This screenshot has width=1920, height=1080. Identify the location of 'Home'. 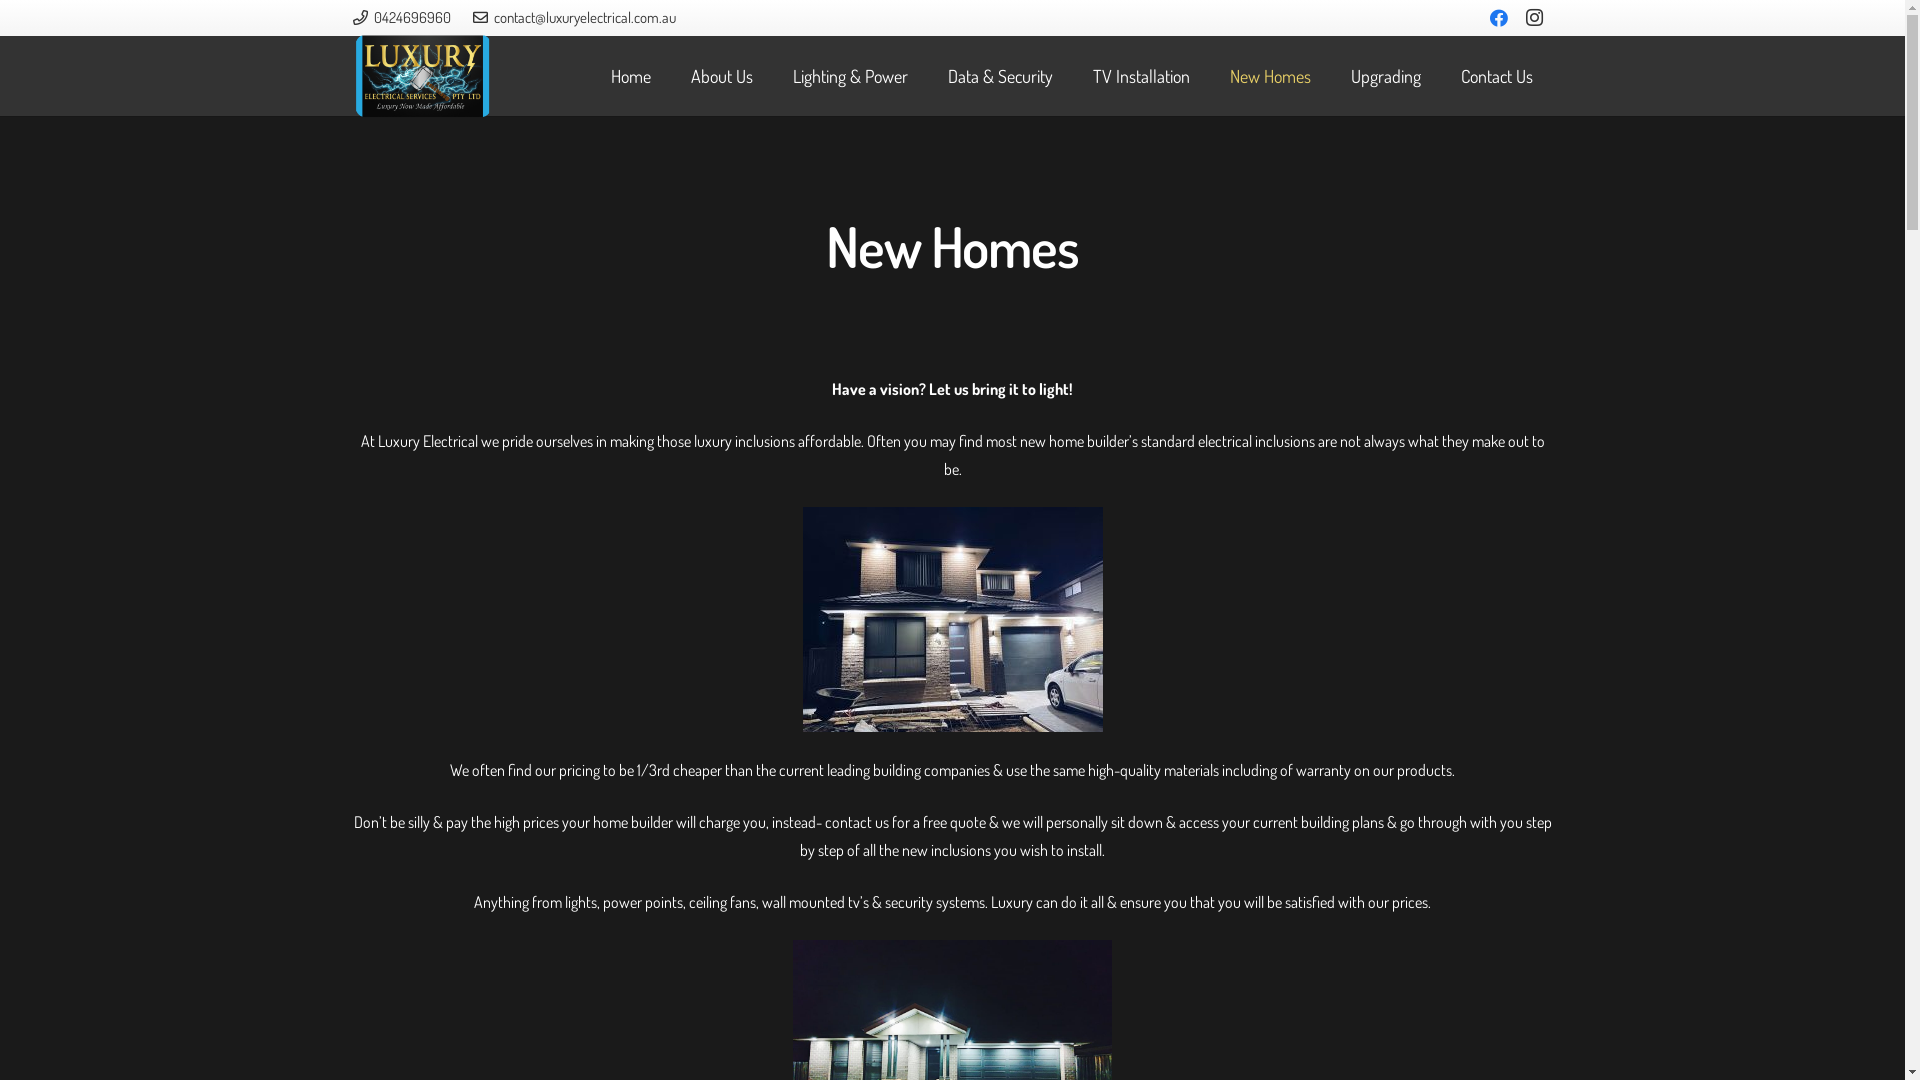
(629, 75).